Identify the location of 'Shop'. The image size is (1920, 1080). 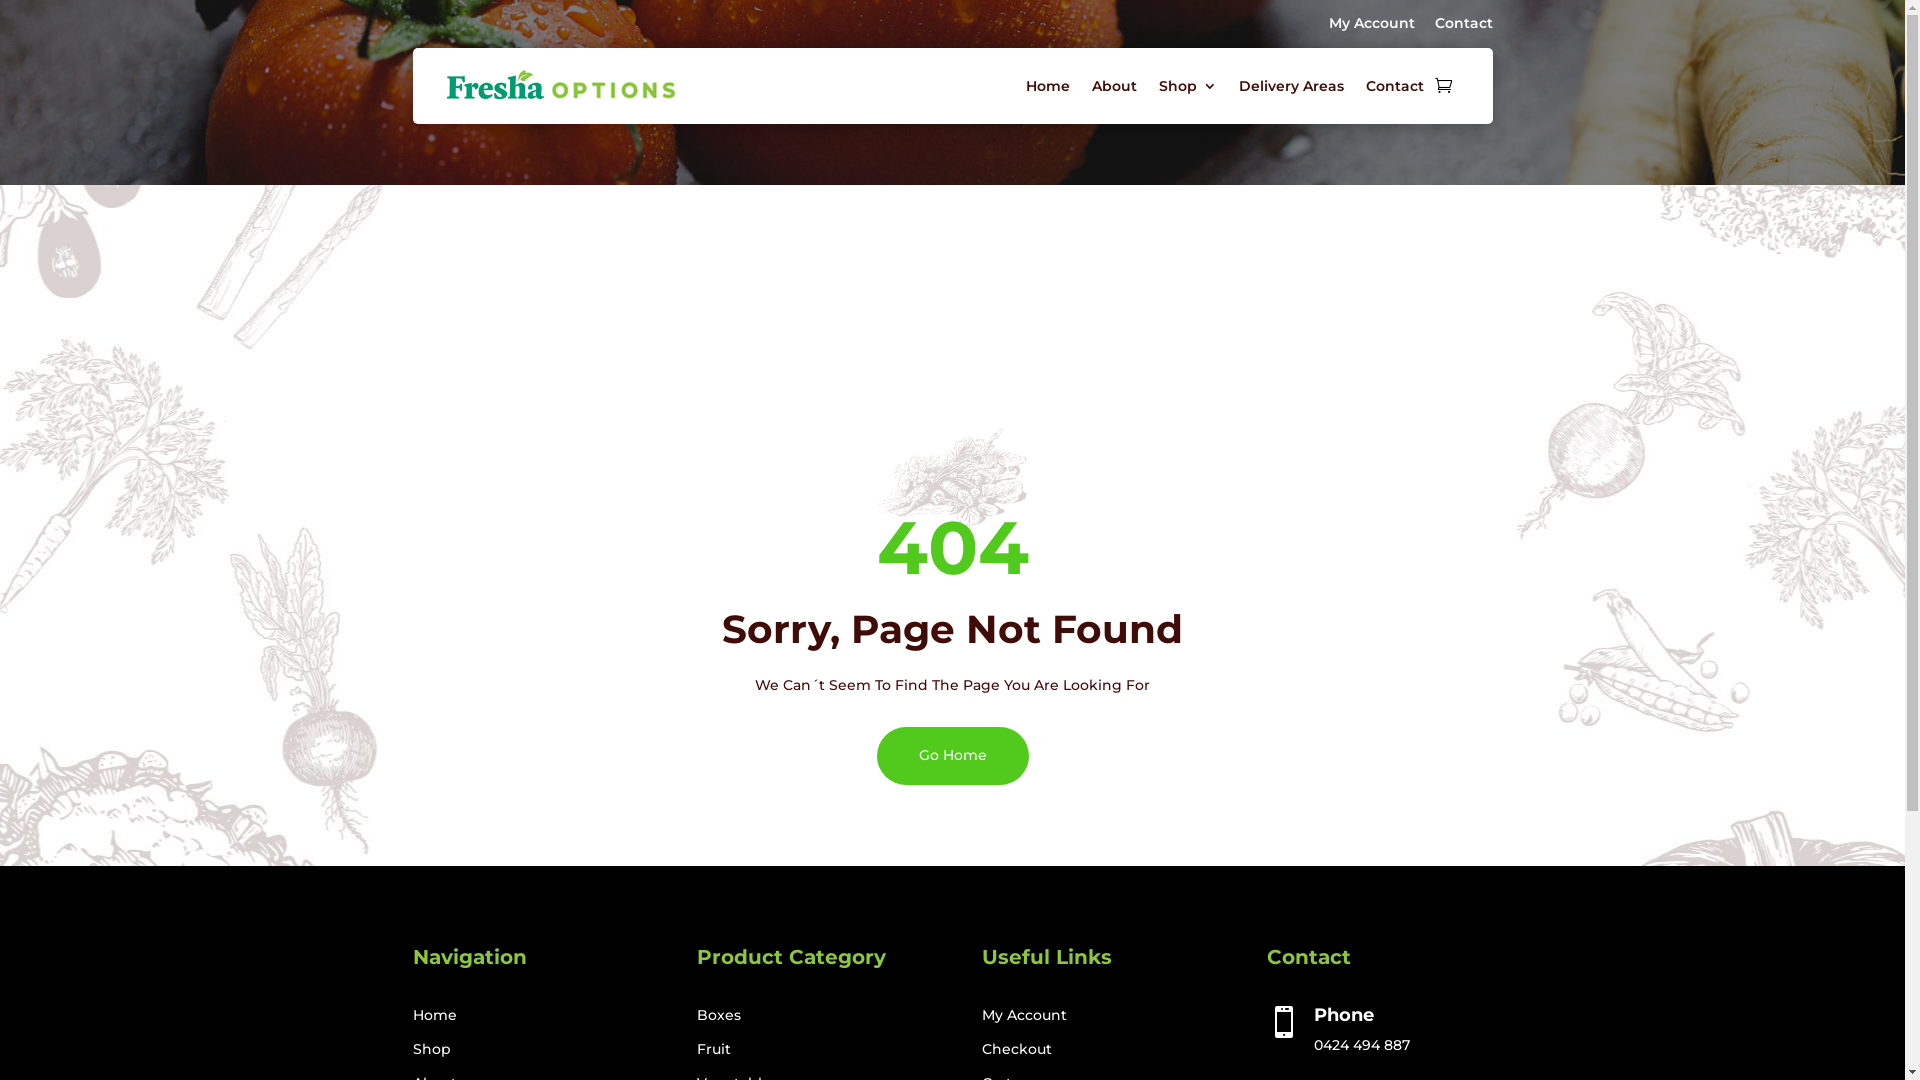
(430, 1048).